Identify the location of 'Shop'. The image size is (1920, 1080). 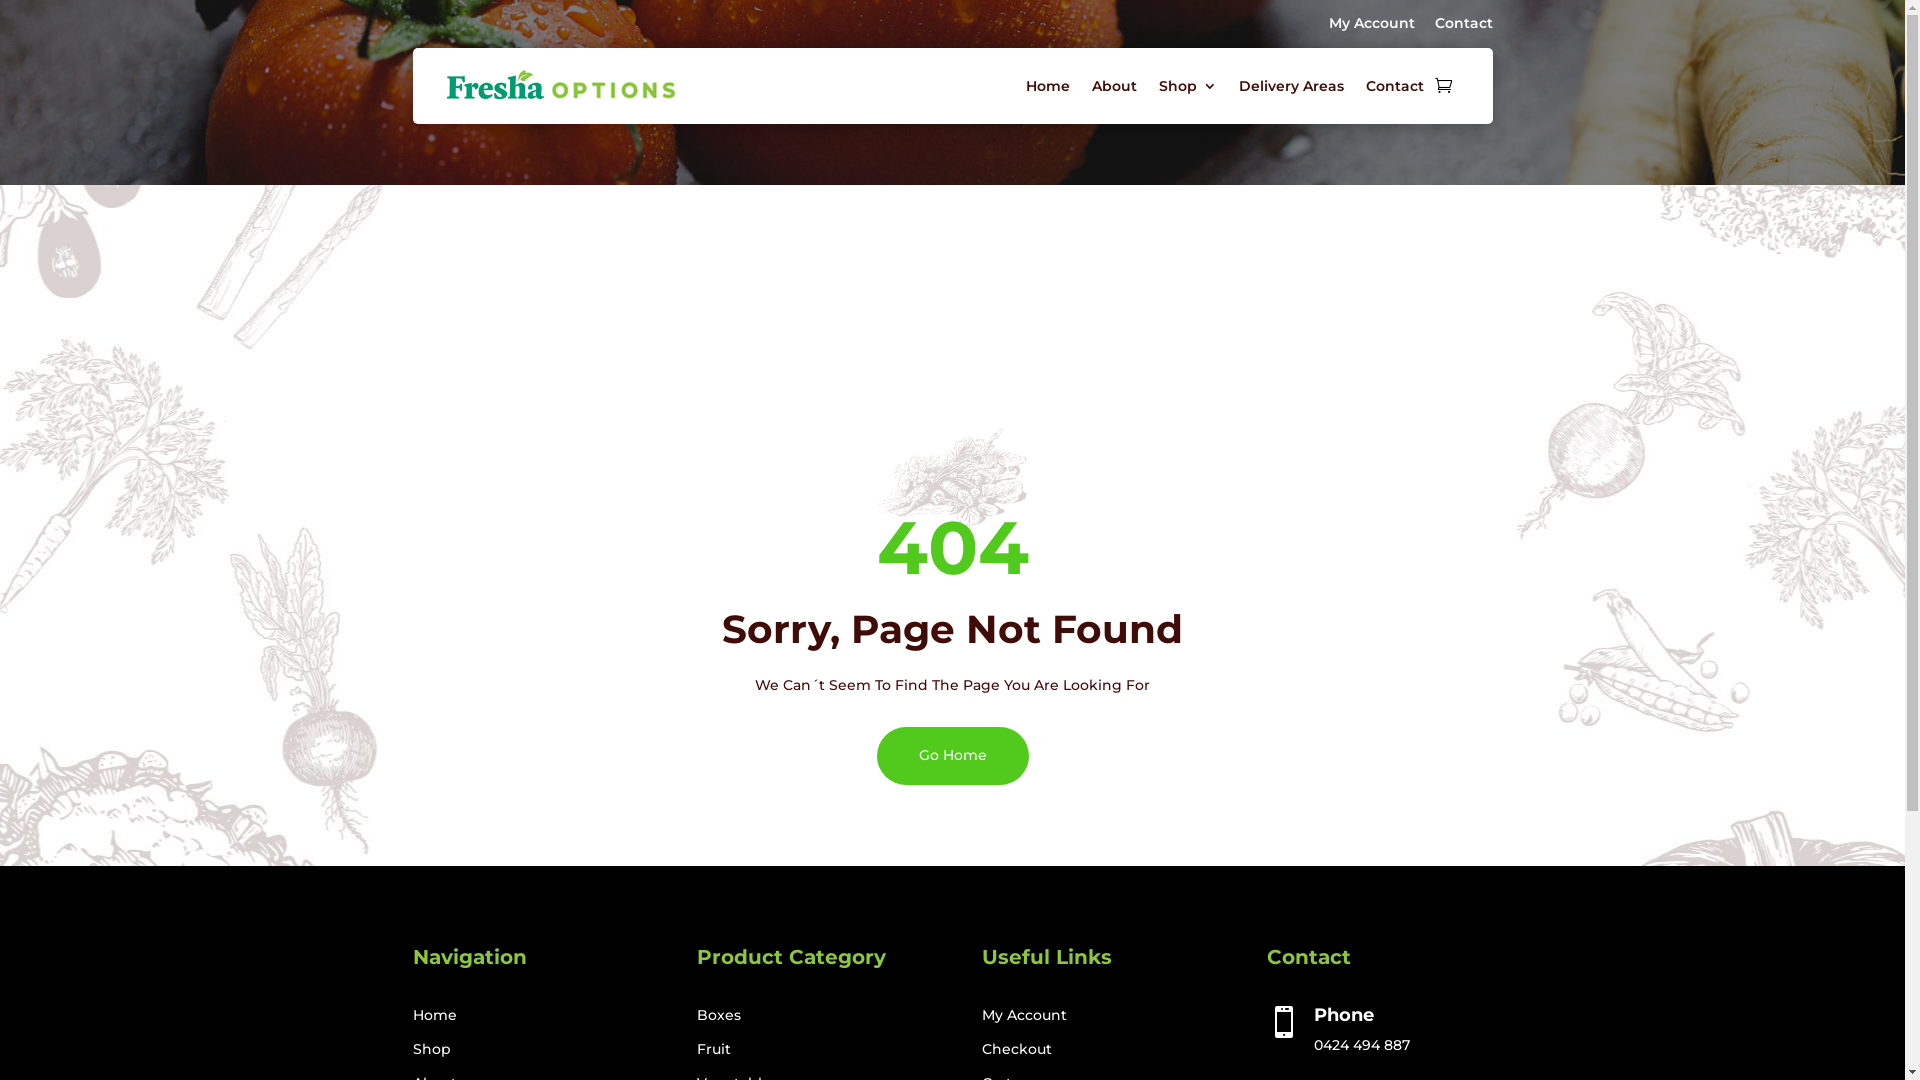
(430, 1048).